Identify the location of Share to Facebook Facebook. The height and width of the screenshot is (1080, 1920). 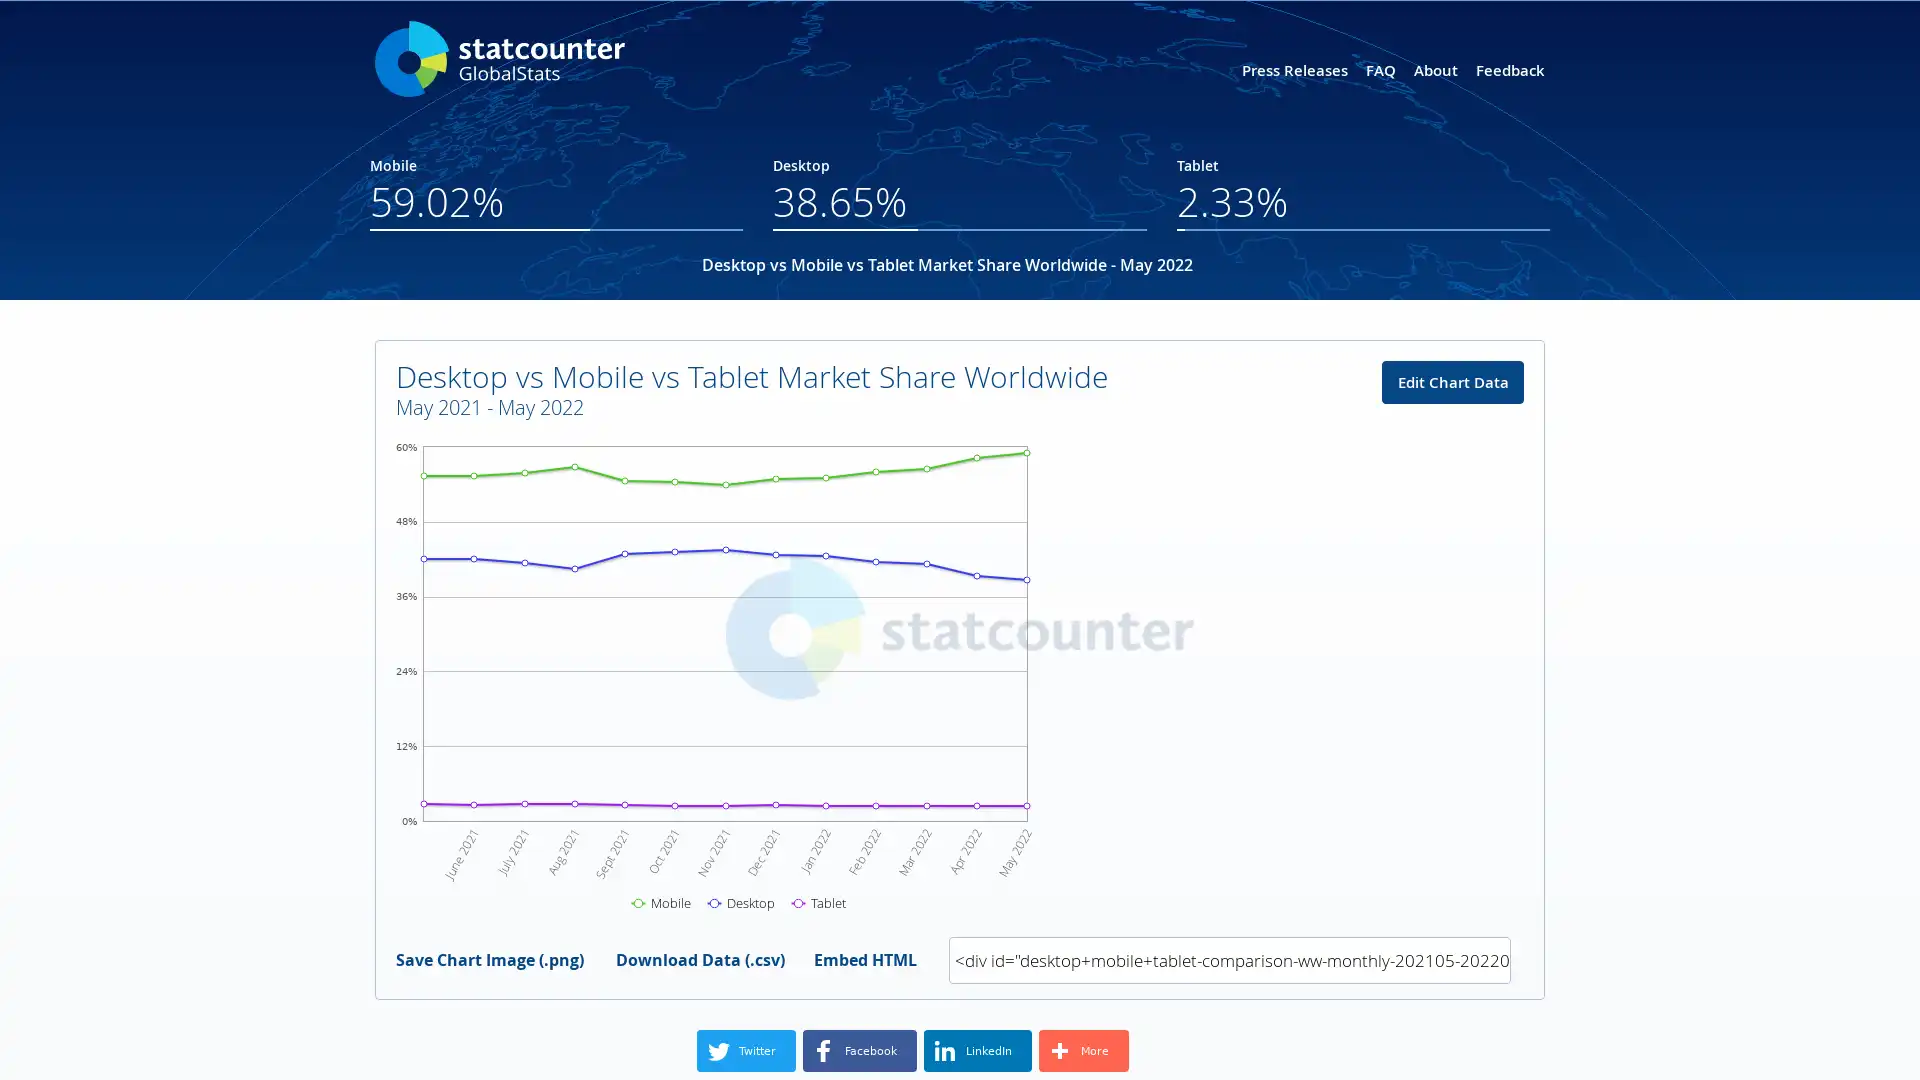
(857, 1049).